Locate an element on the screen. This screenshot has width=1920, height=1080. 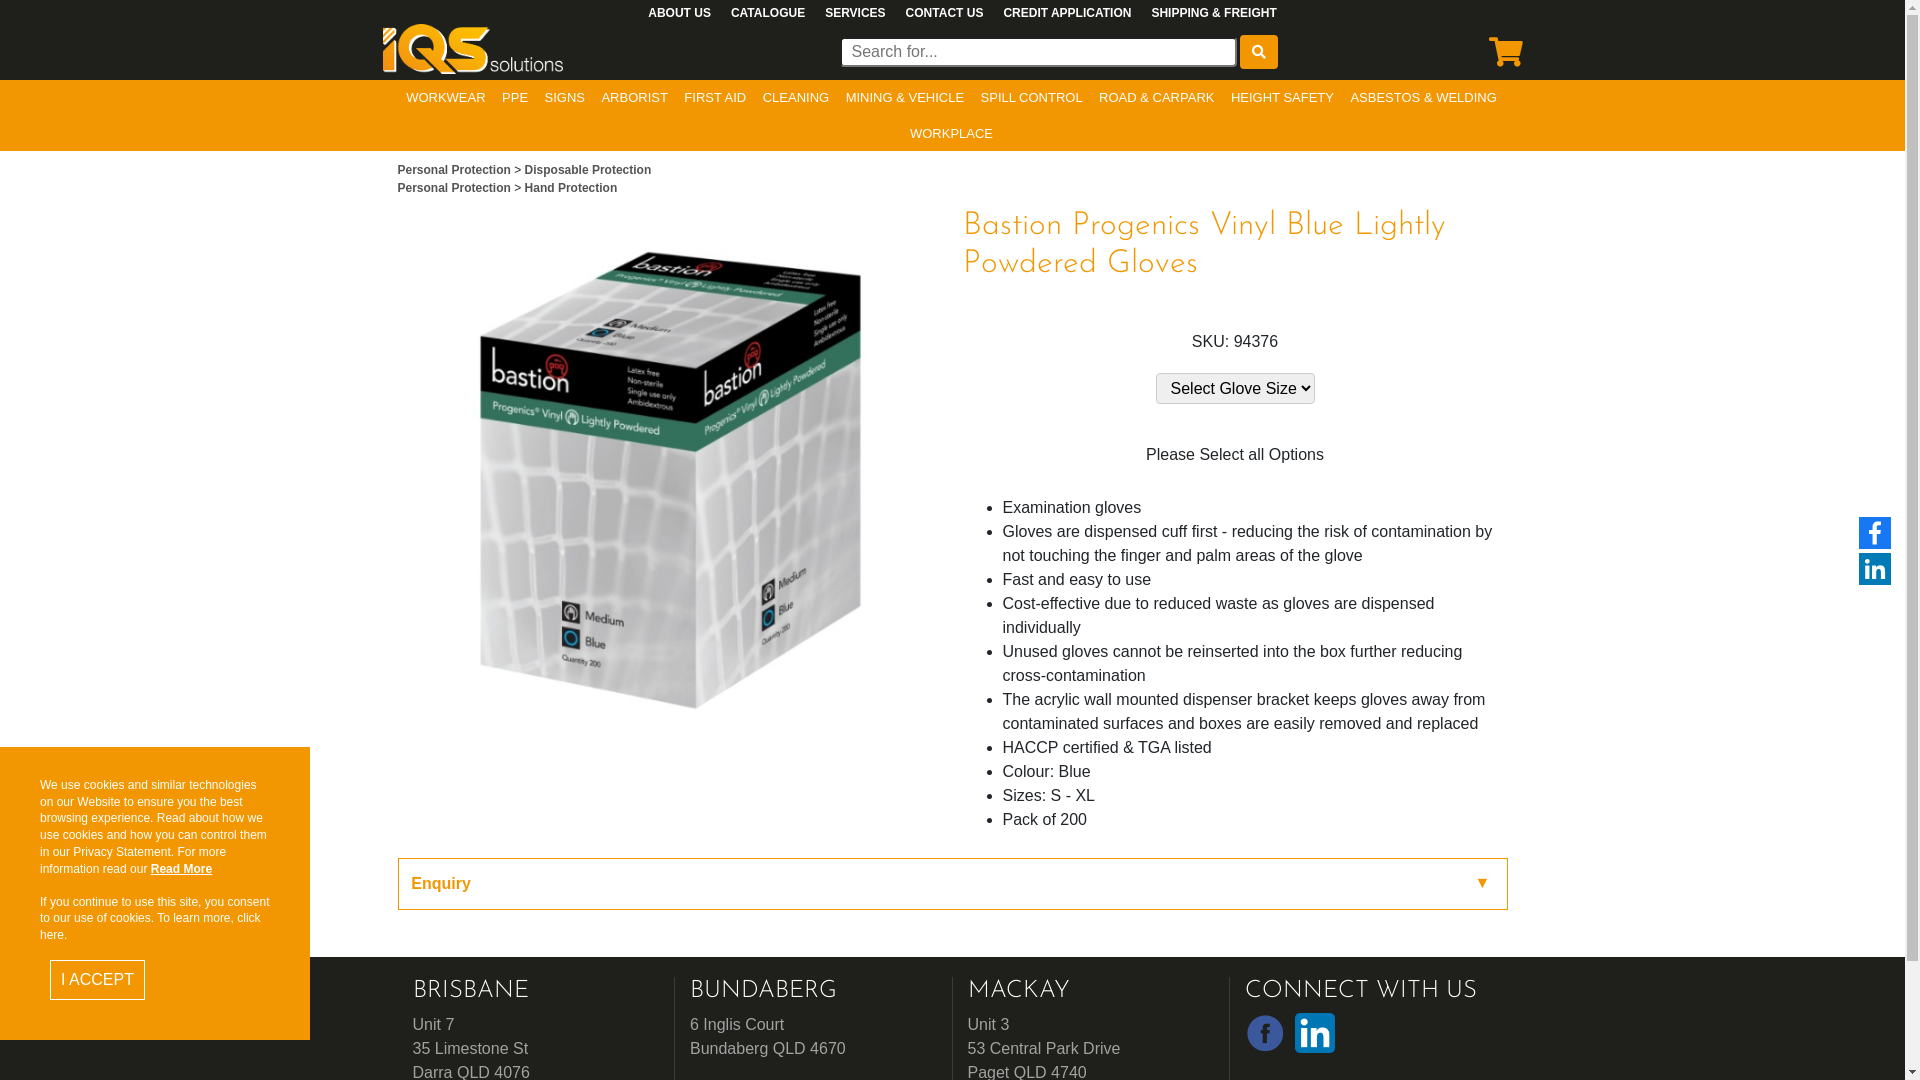
'HEIGHT SAFETY' is located at coordinates (1282, 97).